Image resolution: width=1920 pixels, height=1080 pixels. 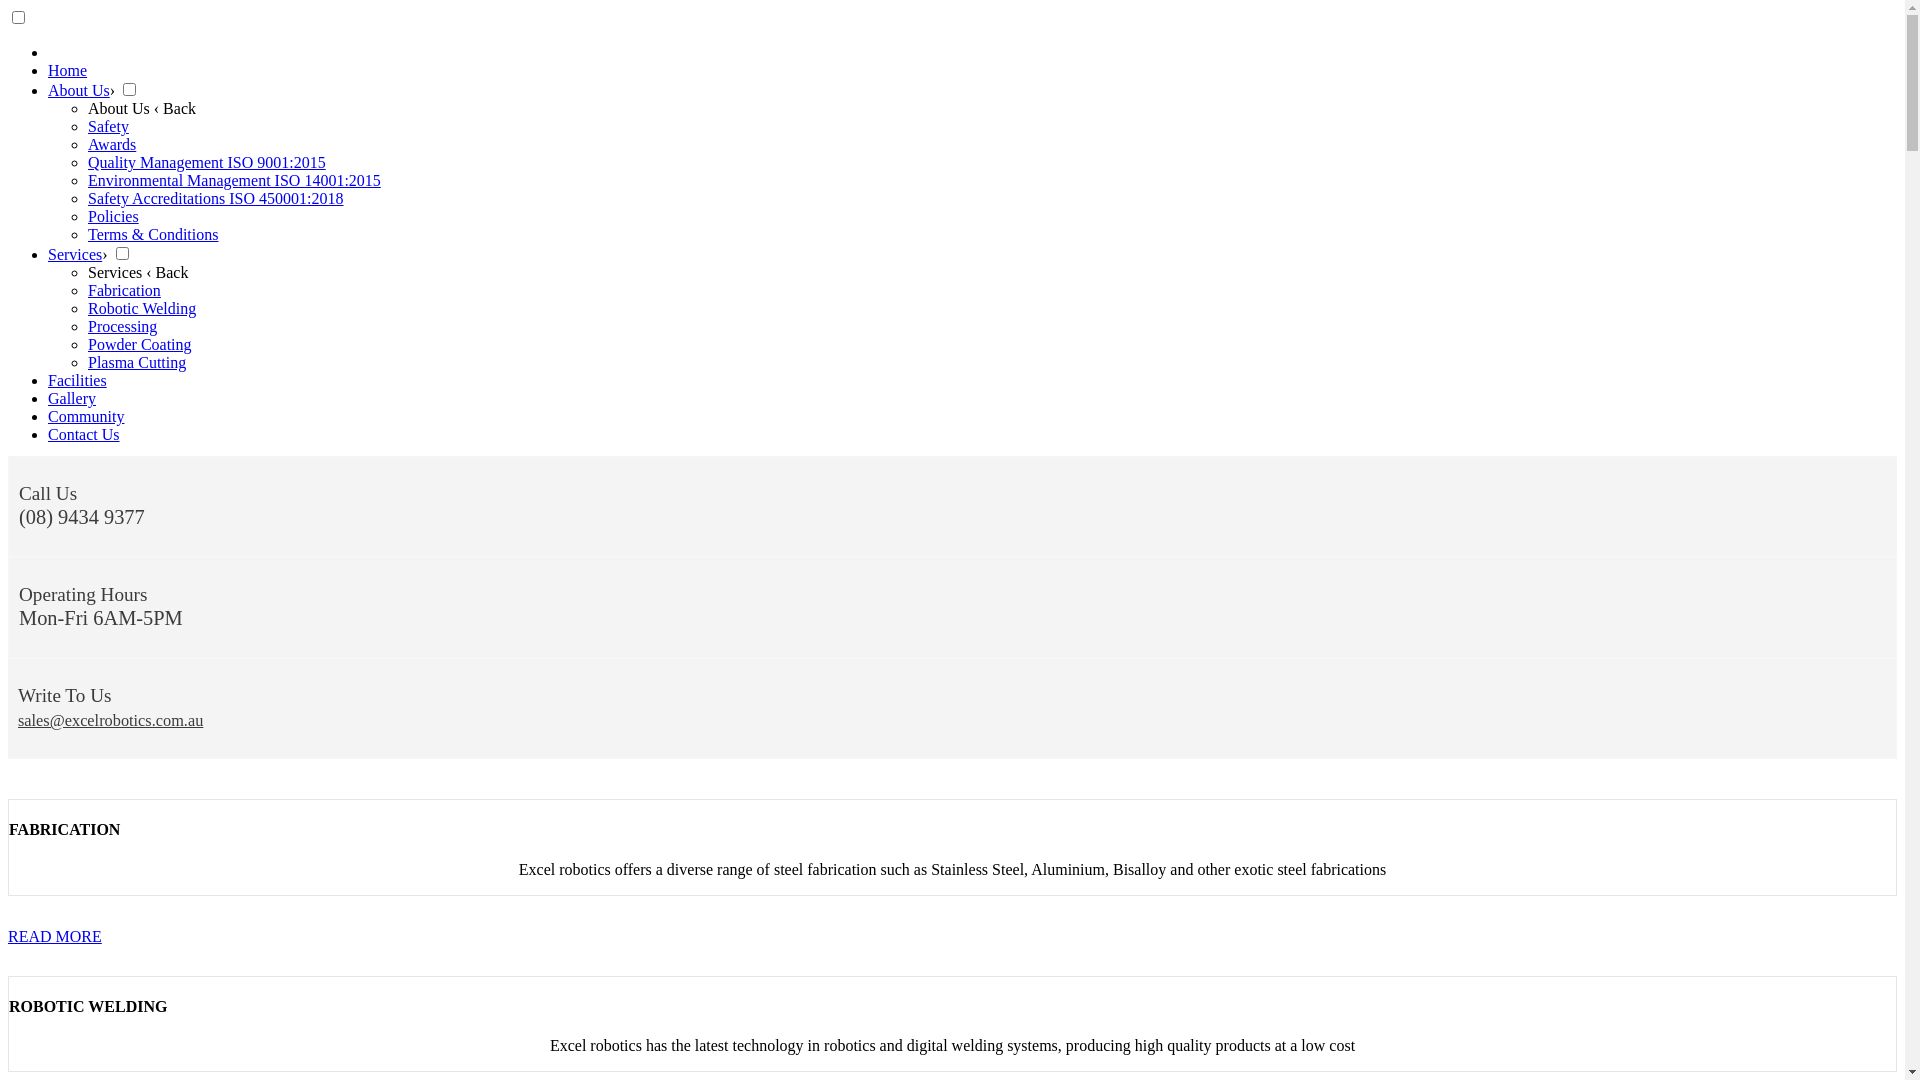 What do you see at coordinates (110, 143) in the screenshot?
I see `'Awards'` at bounding box center [110, 143].